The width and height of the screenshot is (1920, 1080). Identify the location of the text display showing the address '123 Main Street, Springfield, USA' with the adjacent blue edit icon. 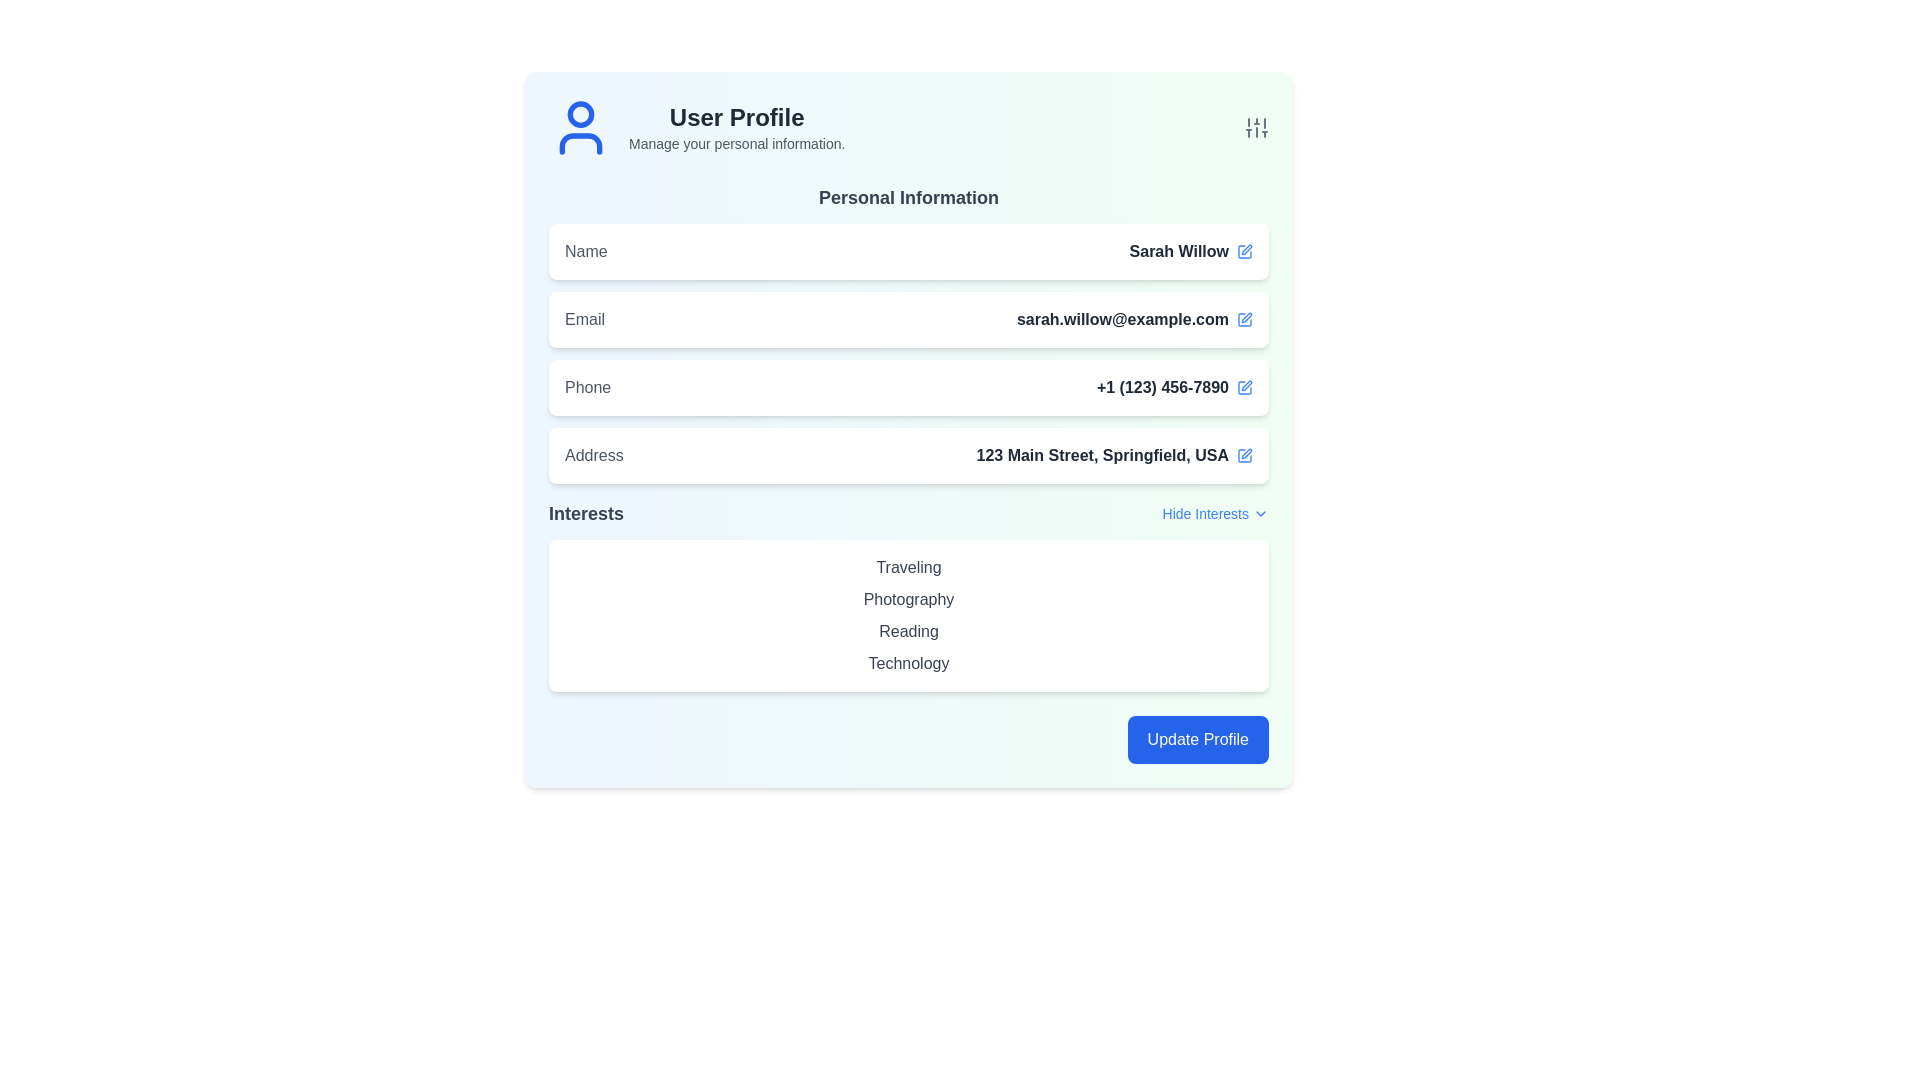
(1113, 455).